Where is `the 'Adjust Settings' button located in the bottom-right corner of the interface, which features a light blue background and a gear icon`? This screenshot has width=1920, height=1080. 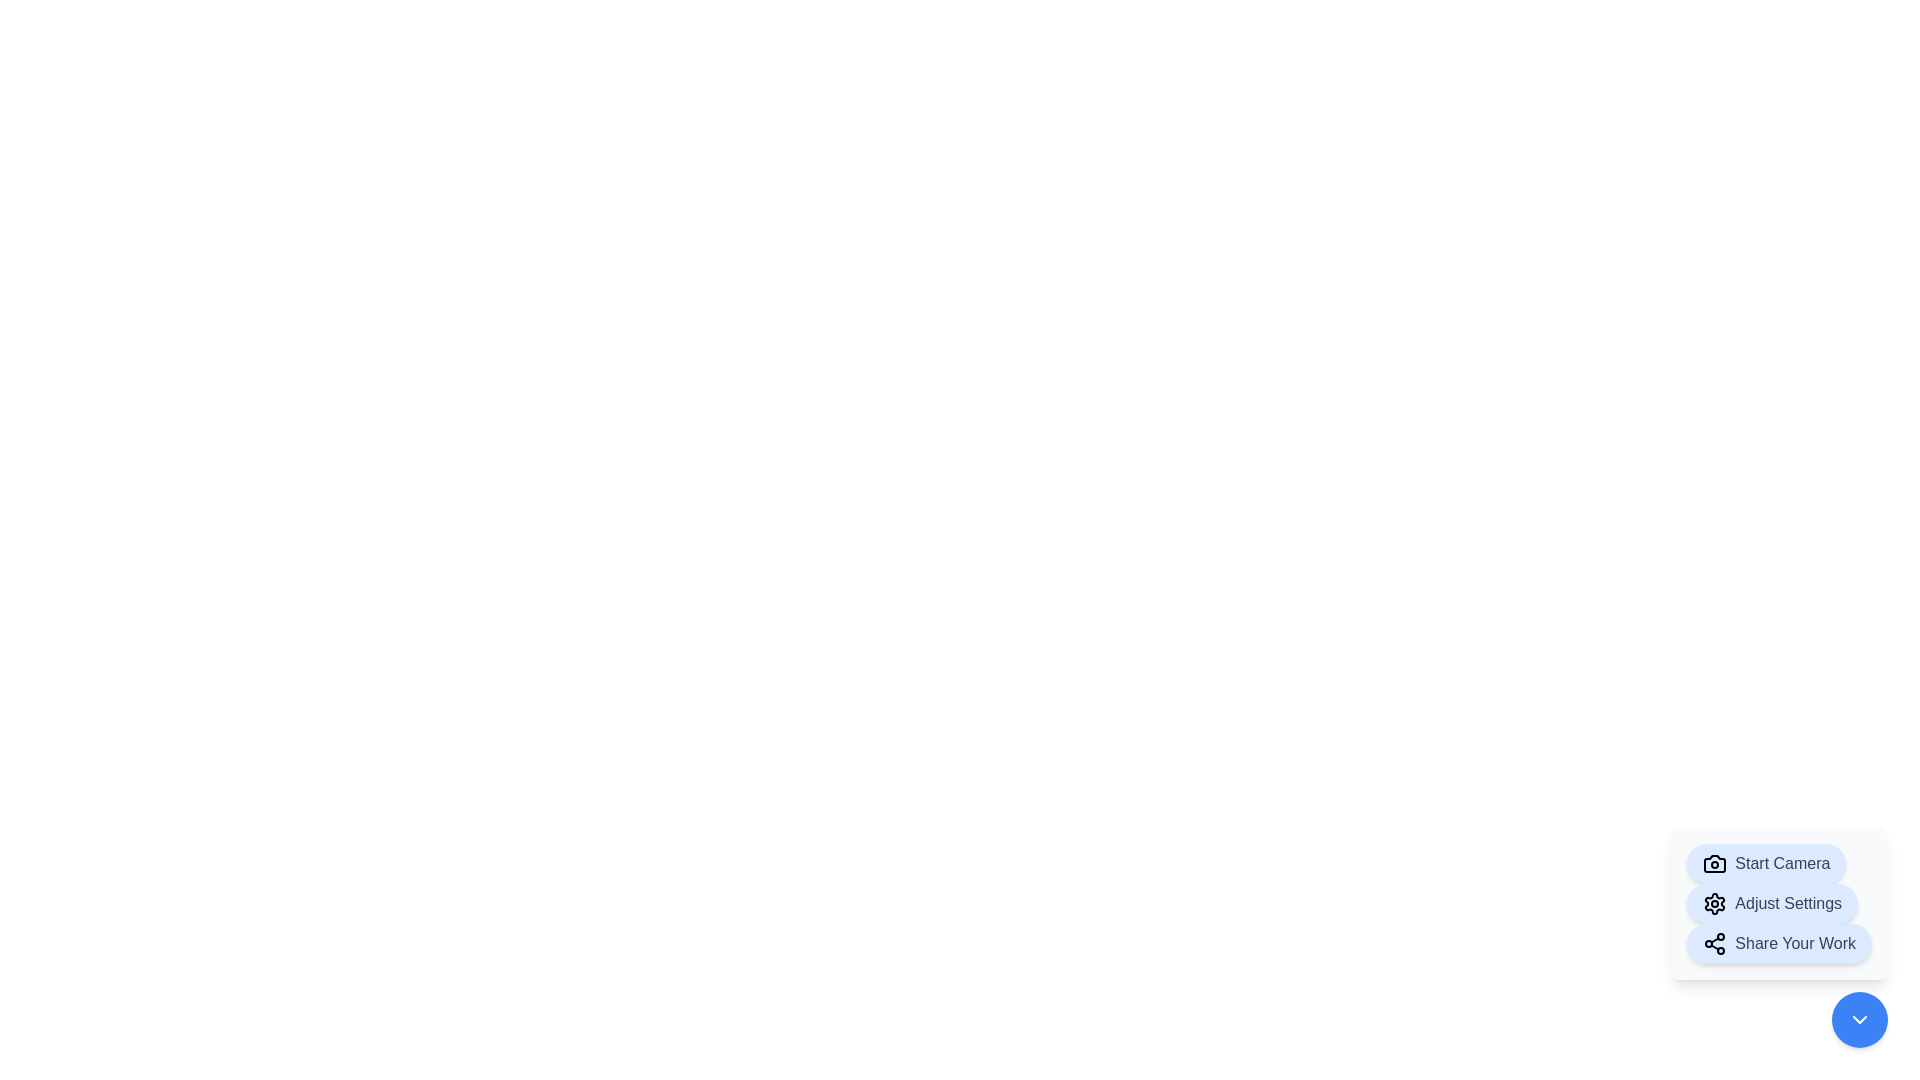
the 'Adjust Settings' button located in the bottom-right corner of the interface, which features a light blue background and a gear icon is located at coordinates (1779, 903).